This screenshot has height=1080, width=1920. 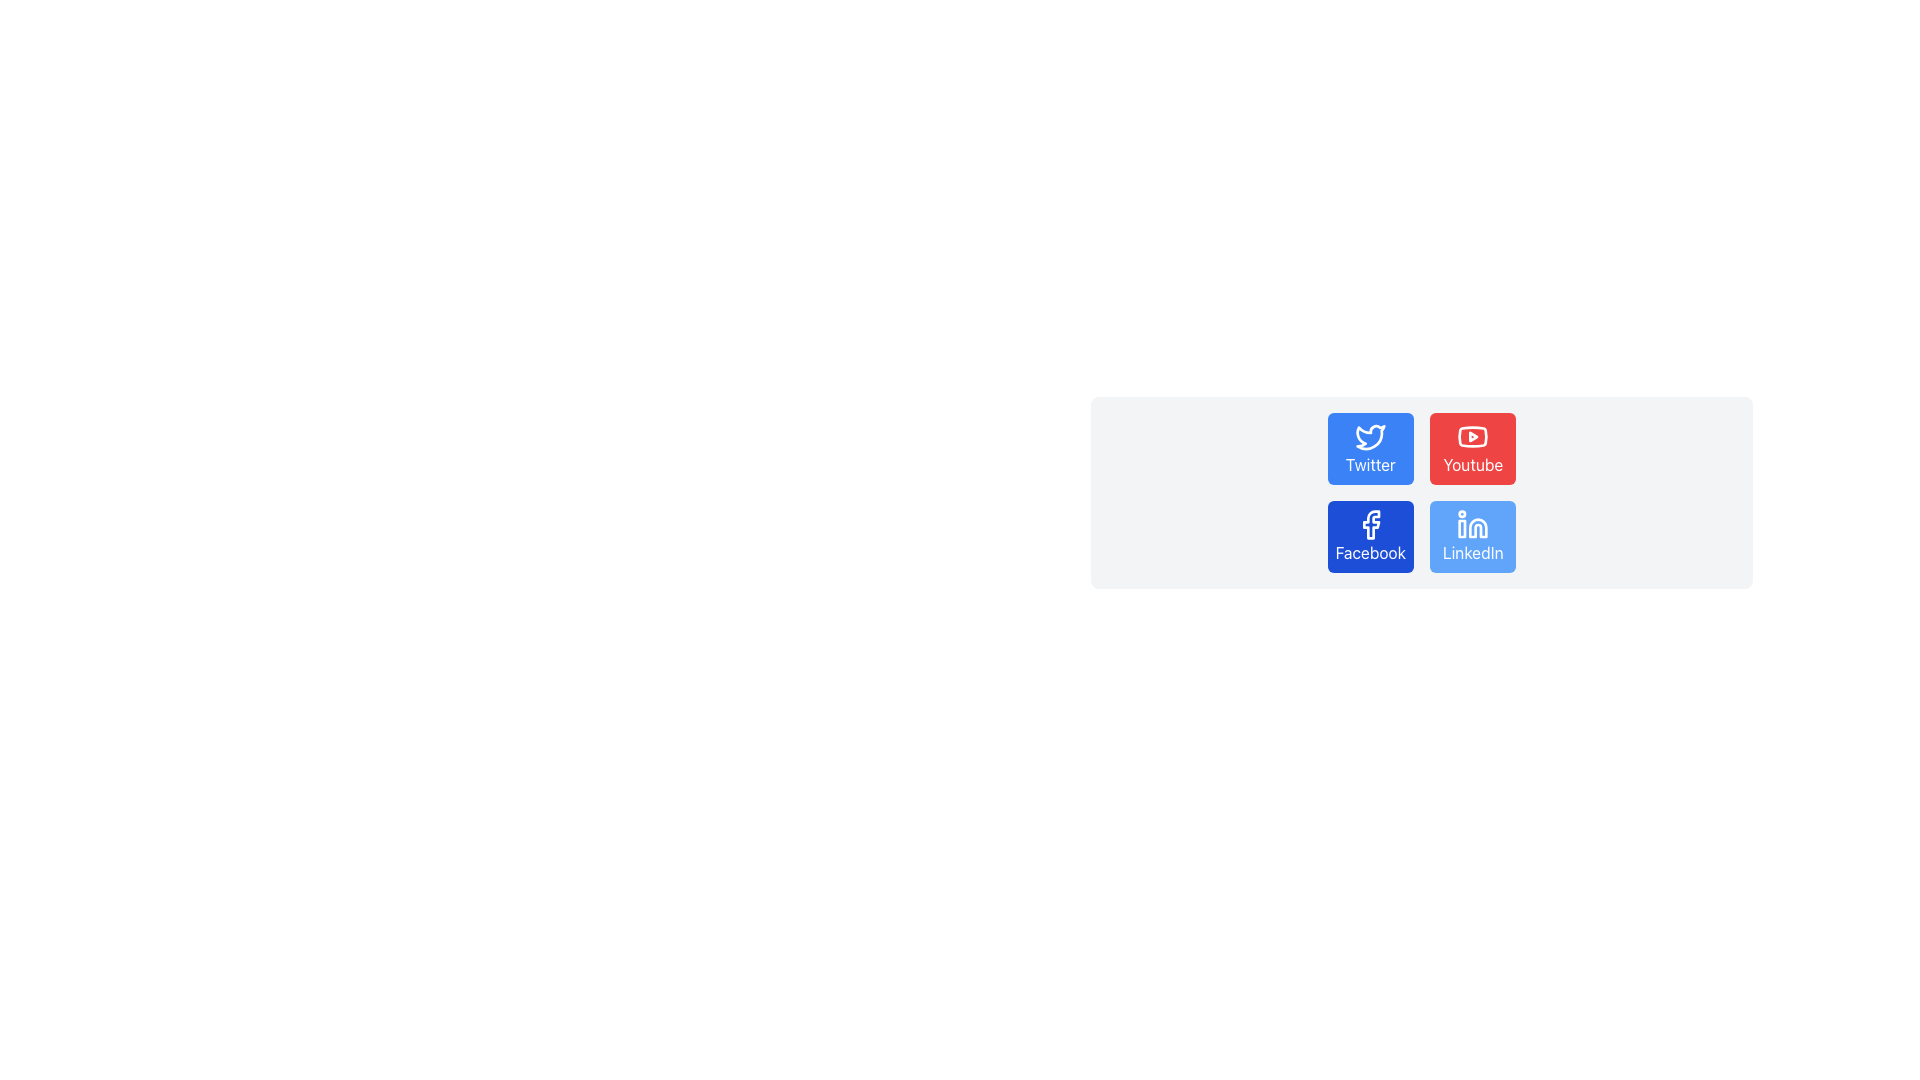 I want to click on the Twitter logo icon, so click(x=1369, y=436).